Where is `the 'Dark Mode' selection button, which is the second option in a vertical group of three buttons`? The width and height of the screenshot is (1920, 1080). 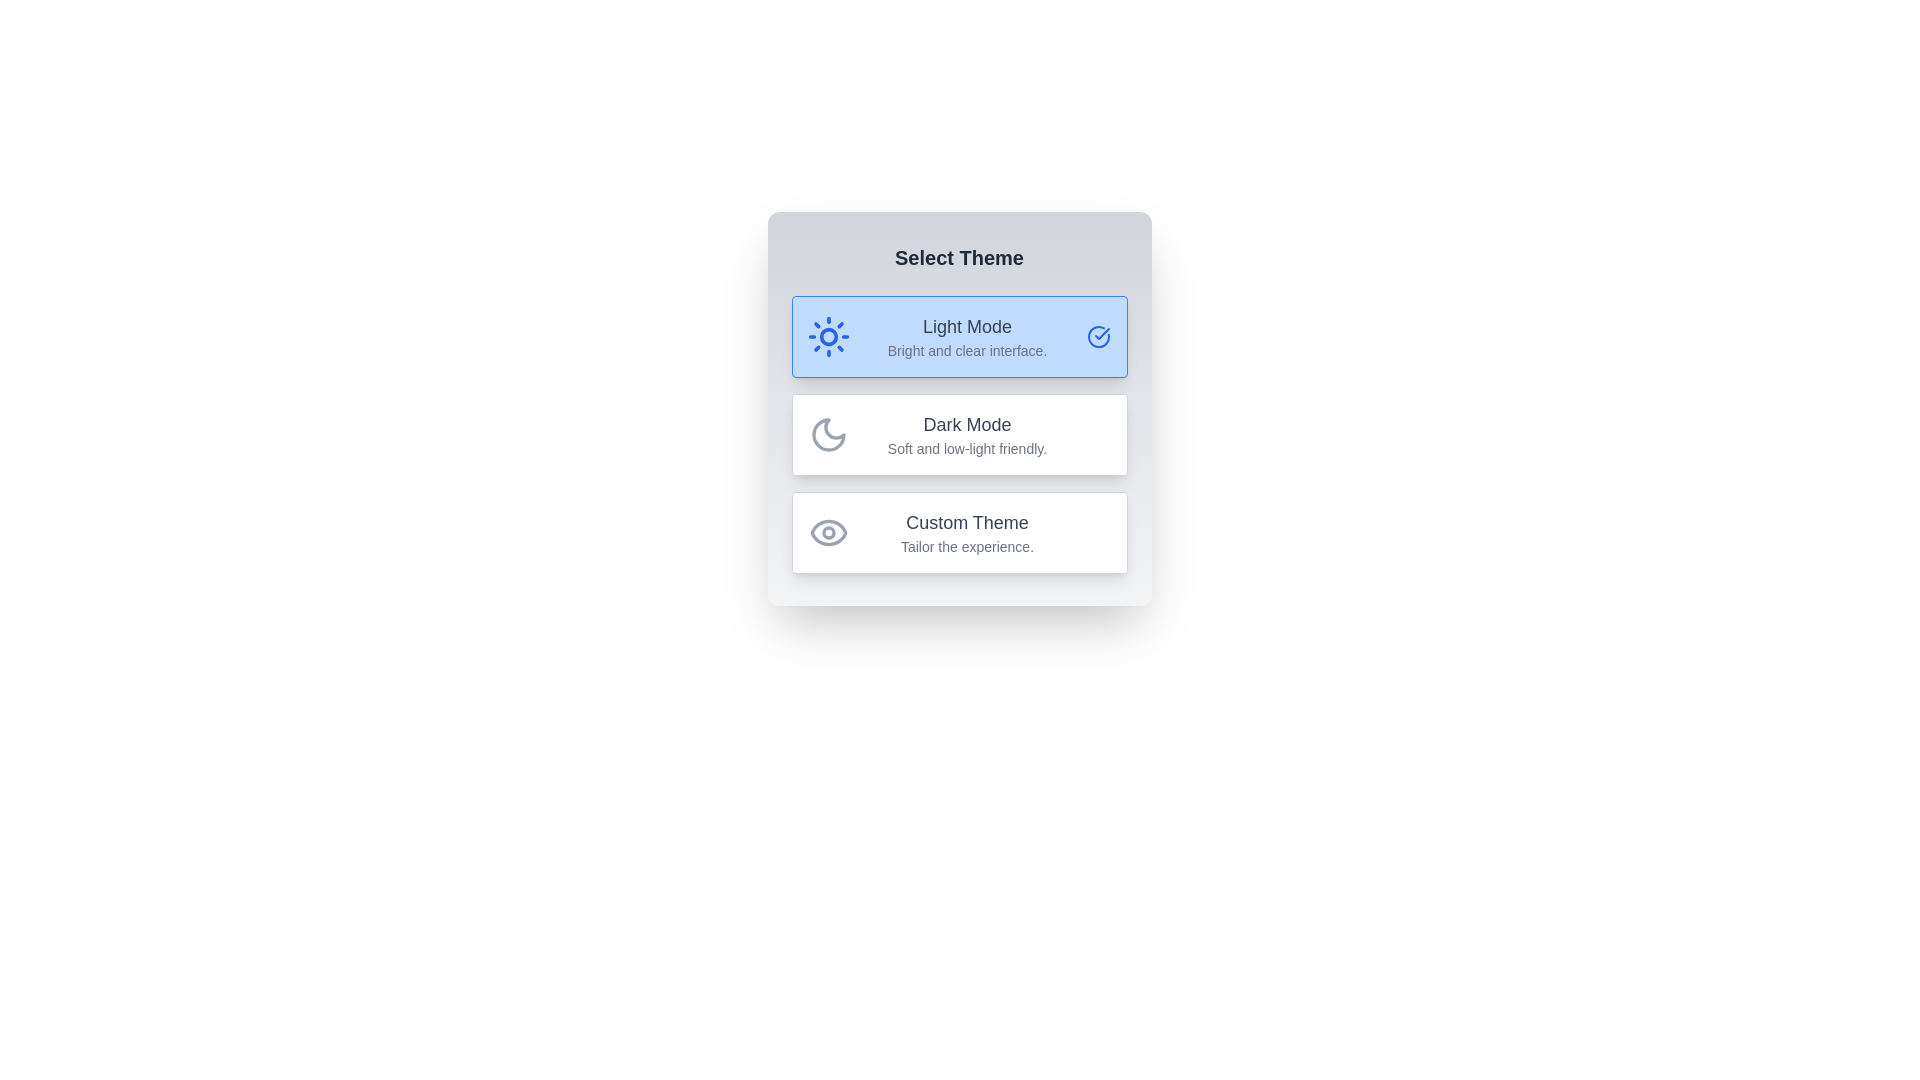 the 'Dark Mode' selection button, which is the second option in a vertical group of three buttons is located at coordinates (958, 434).